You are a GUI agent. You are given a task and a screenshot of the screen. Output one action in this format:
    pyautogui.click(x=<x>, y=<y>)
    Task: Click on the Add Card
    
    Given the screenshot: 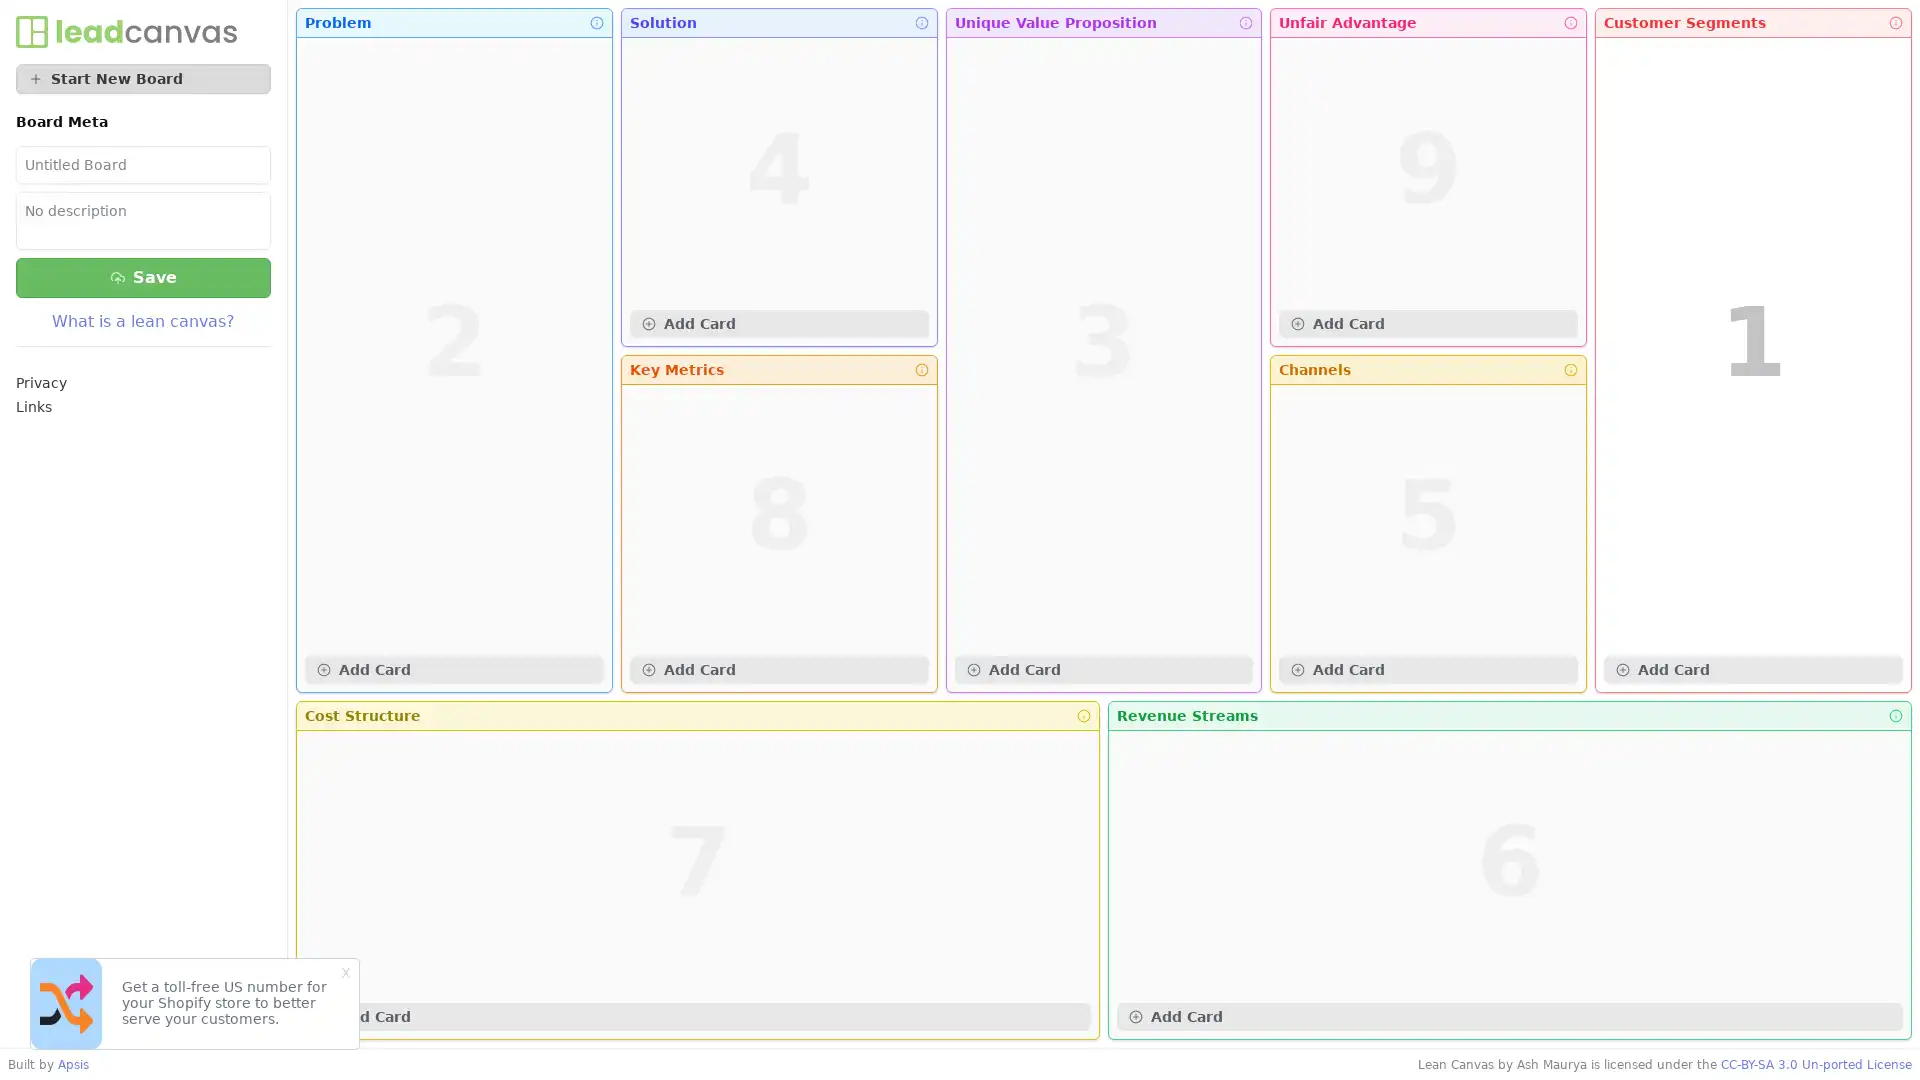 What is the action you would take?
    pyautogui.click(x=1752, y=670)
    